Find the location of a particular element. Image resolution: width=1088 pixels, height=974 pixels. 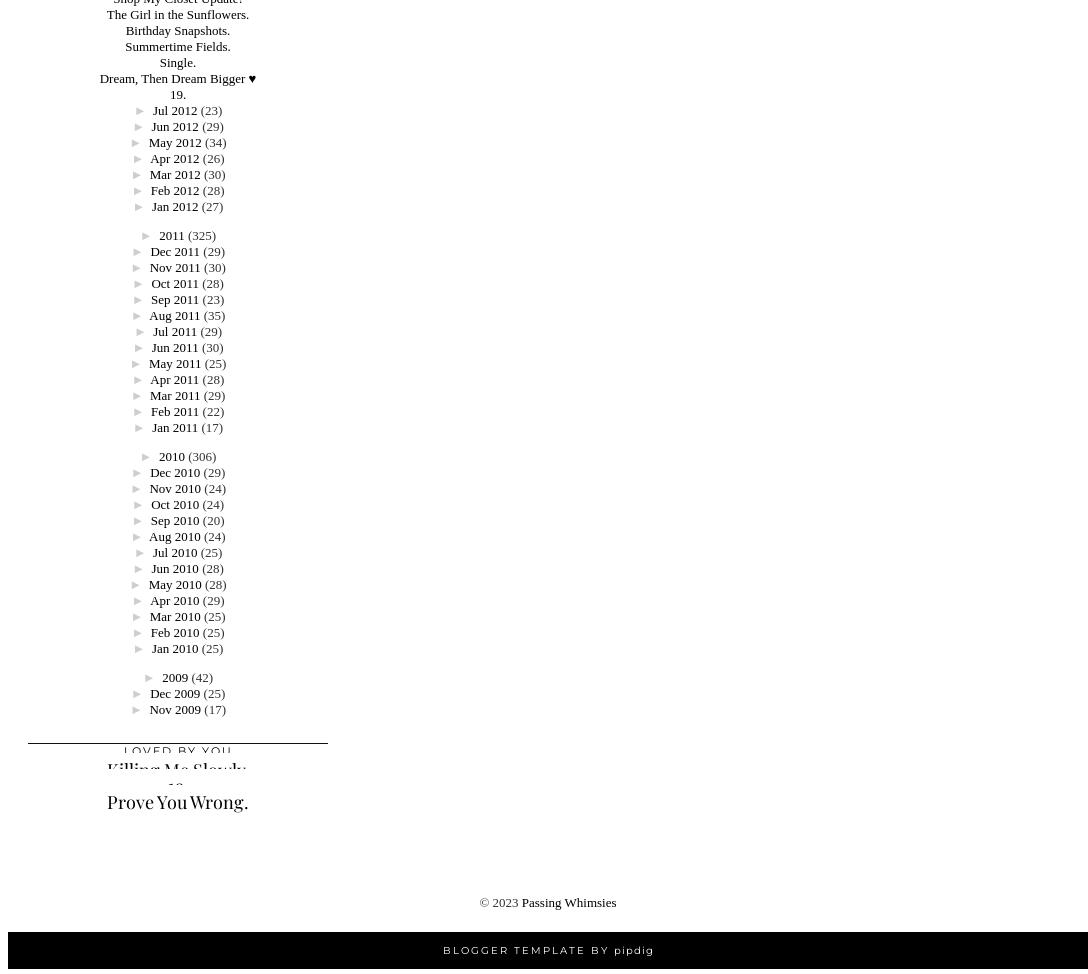

'Jan 2012' is located at coordinates (173, 206).